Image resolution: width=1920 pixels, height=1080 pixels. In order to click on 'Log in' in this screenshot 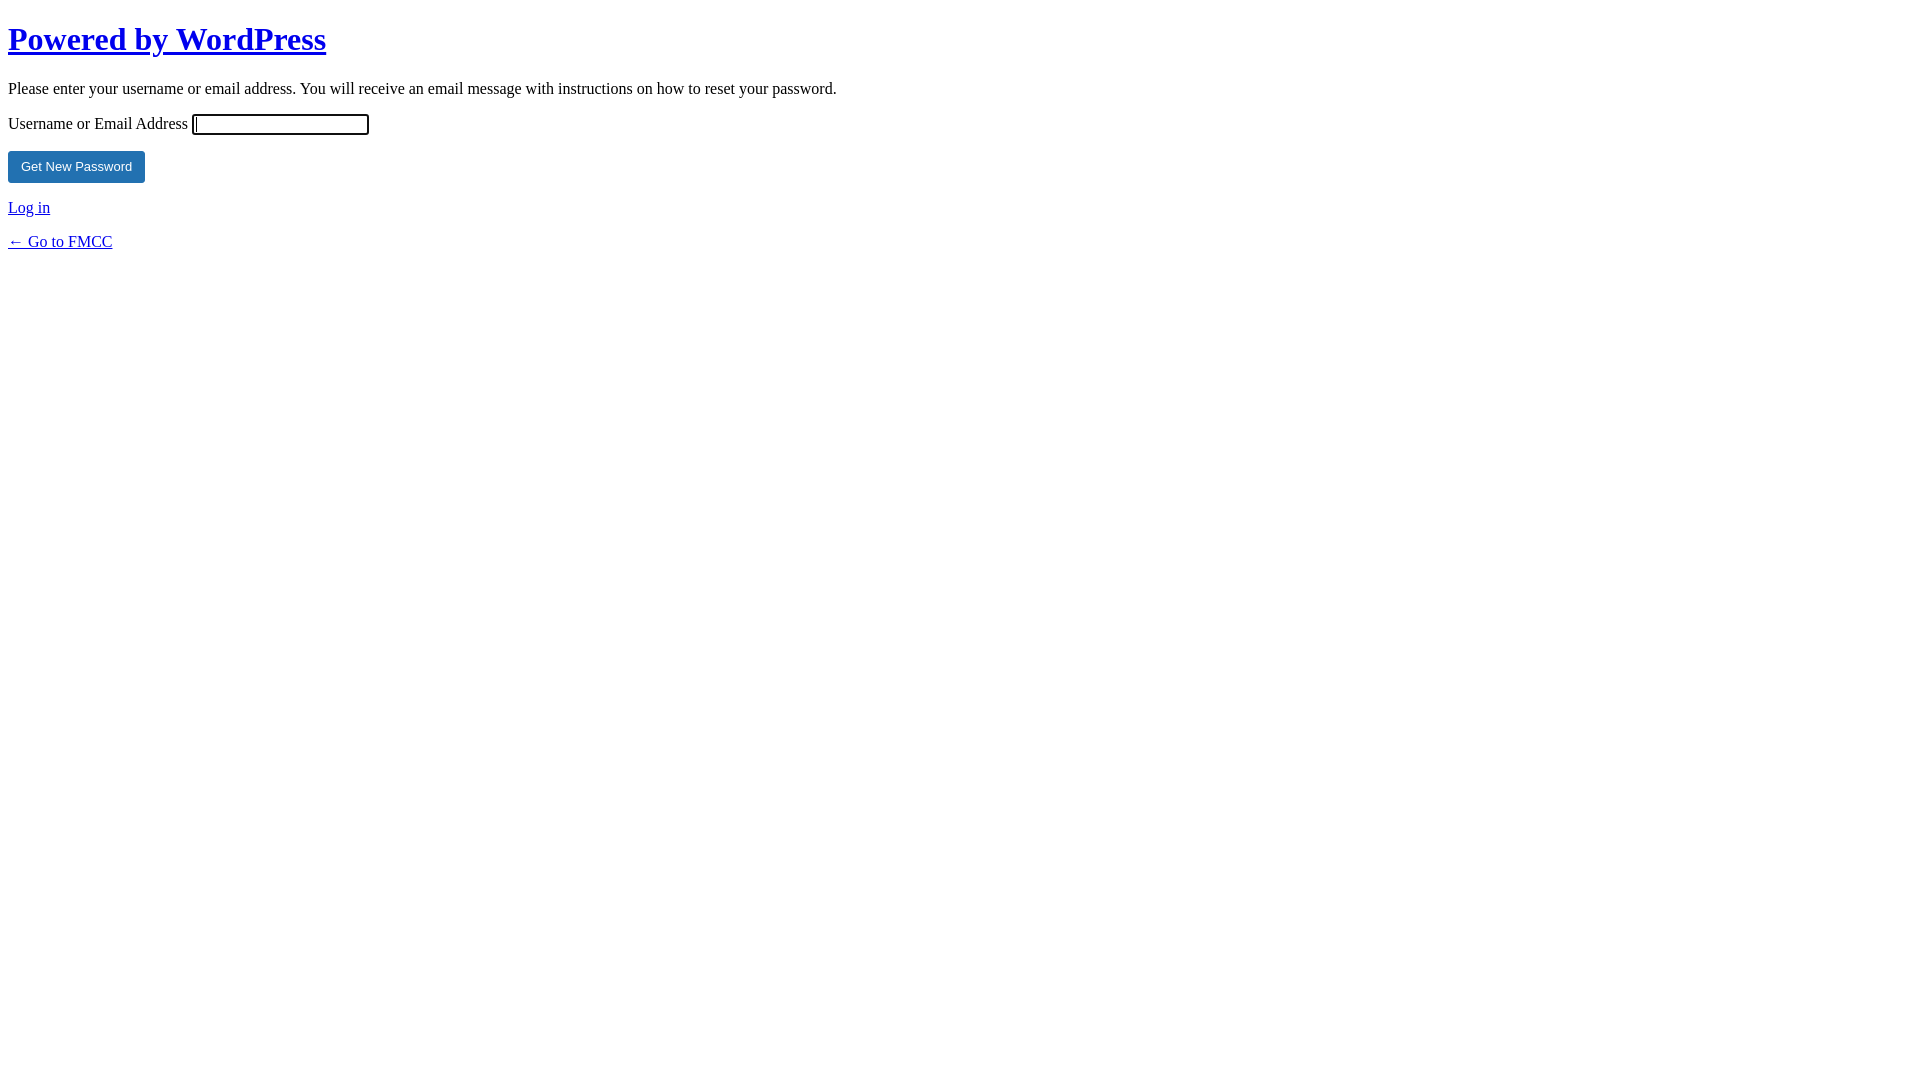, I will do `click(8, 207)`.